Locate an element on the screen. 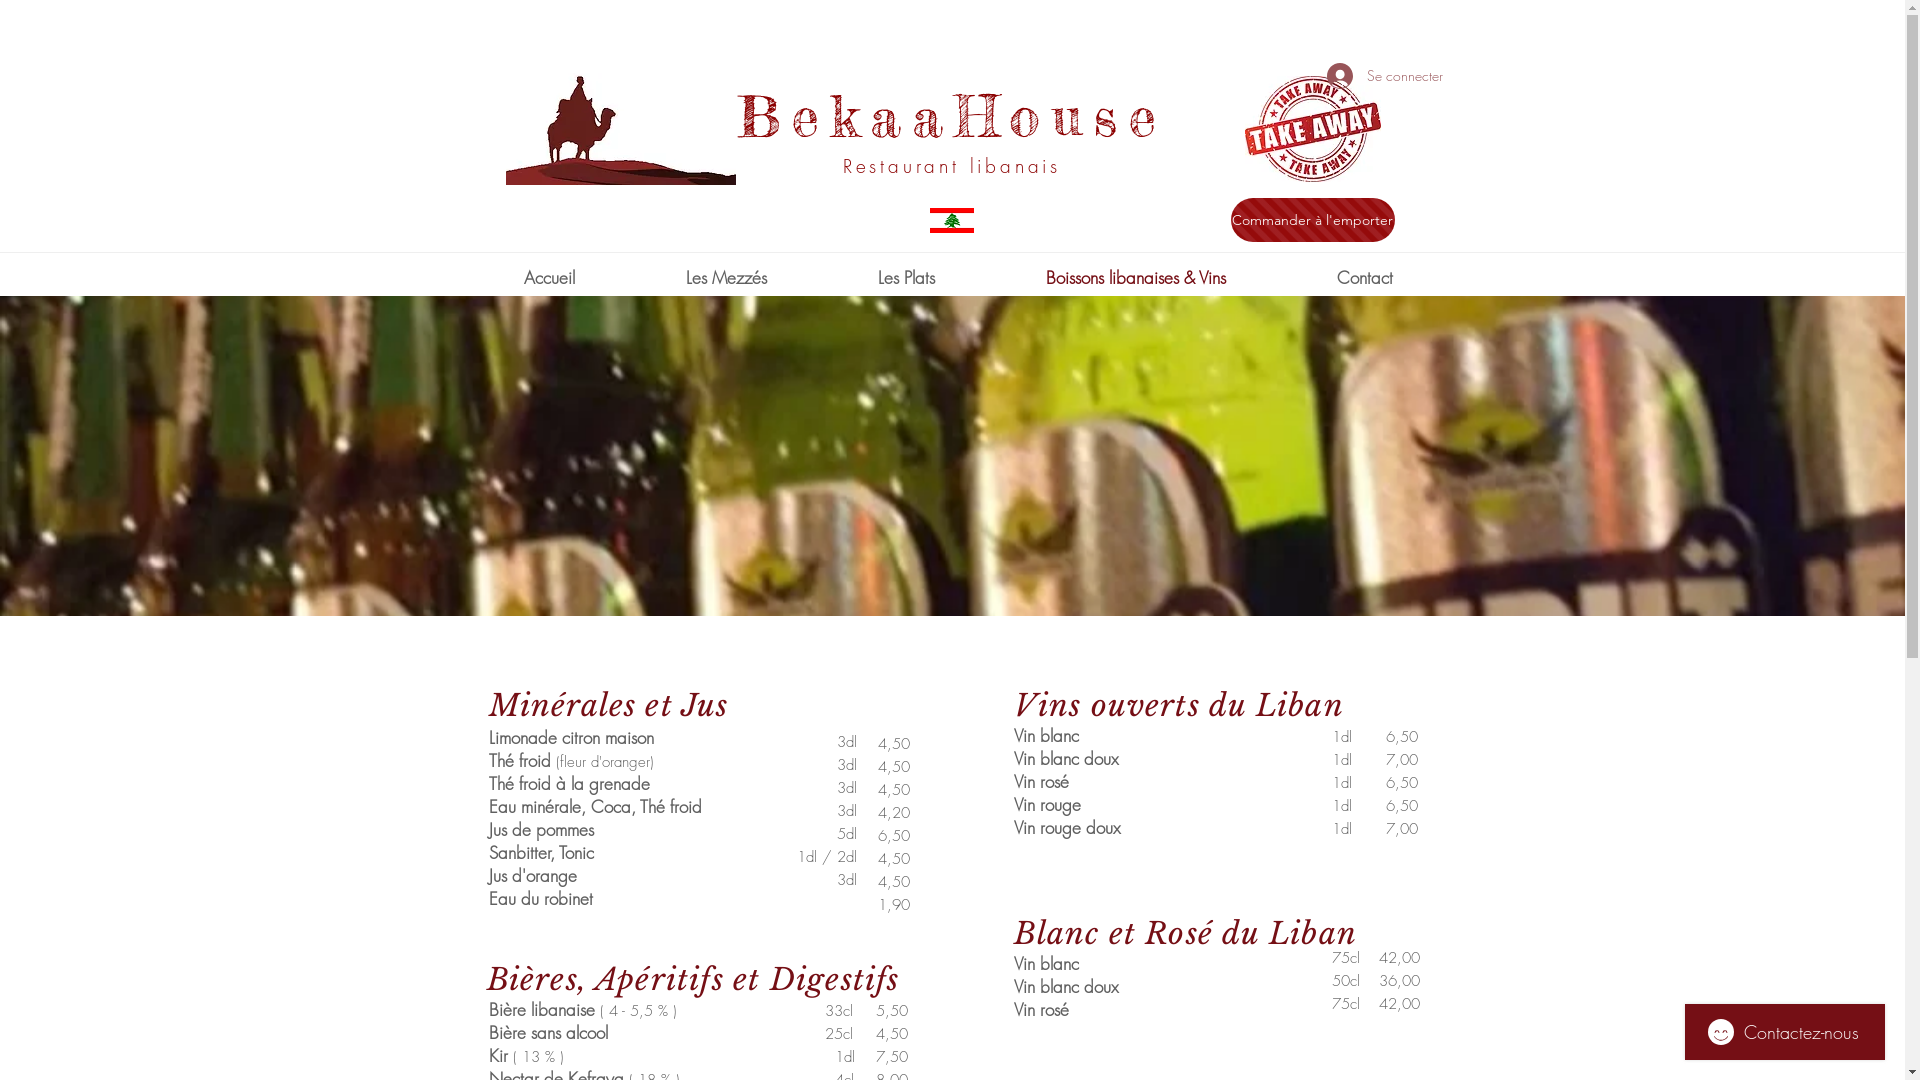 The width and height of the screenshot is (1920, 1080). 'Boissons libanaises & Vins' is located at coordinates (1135, 277).